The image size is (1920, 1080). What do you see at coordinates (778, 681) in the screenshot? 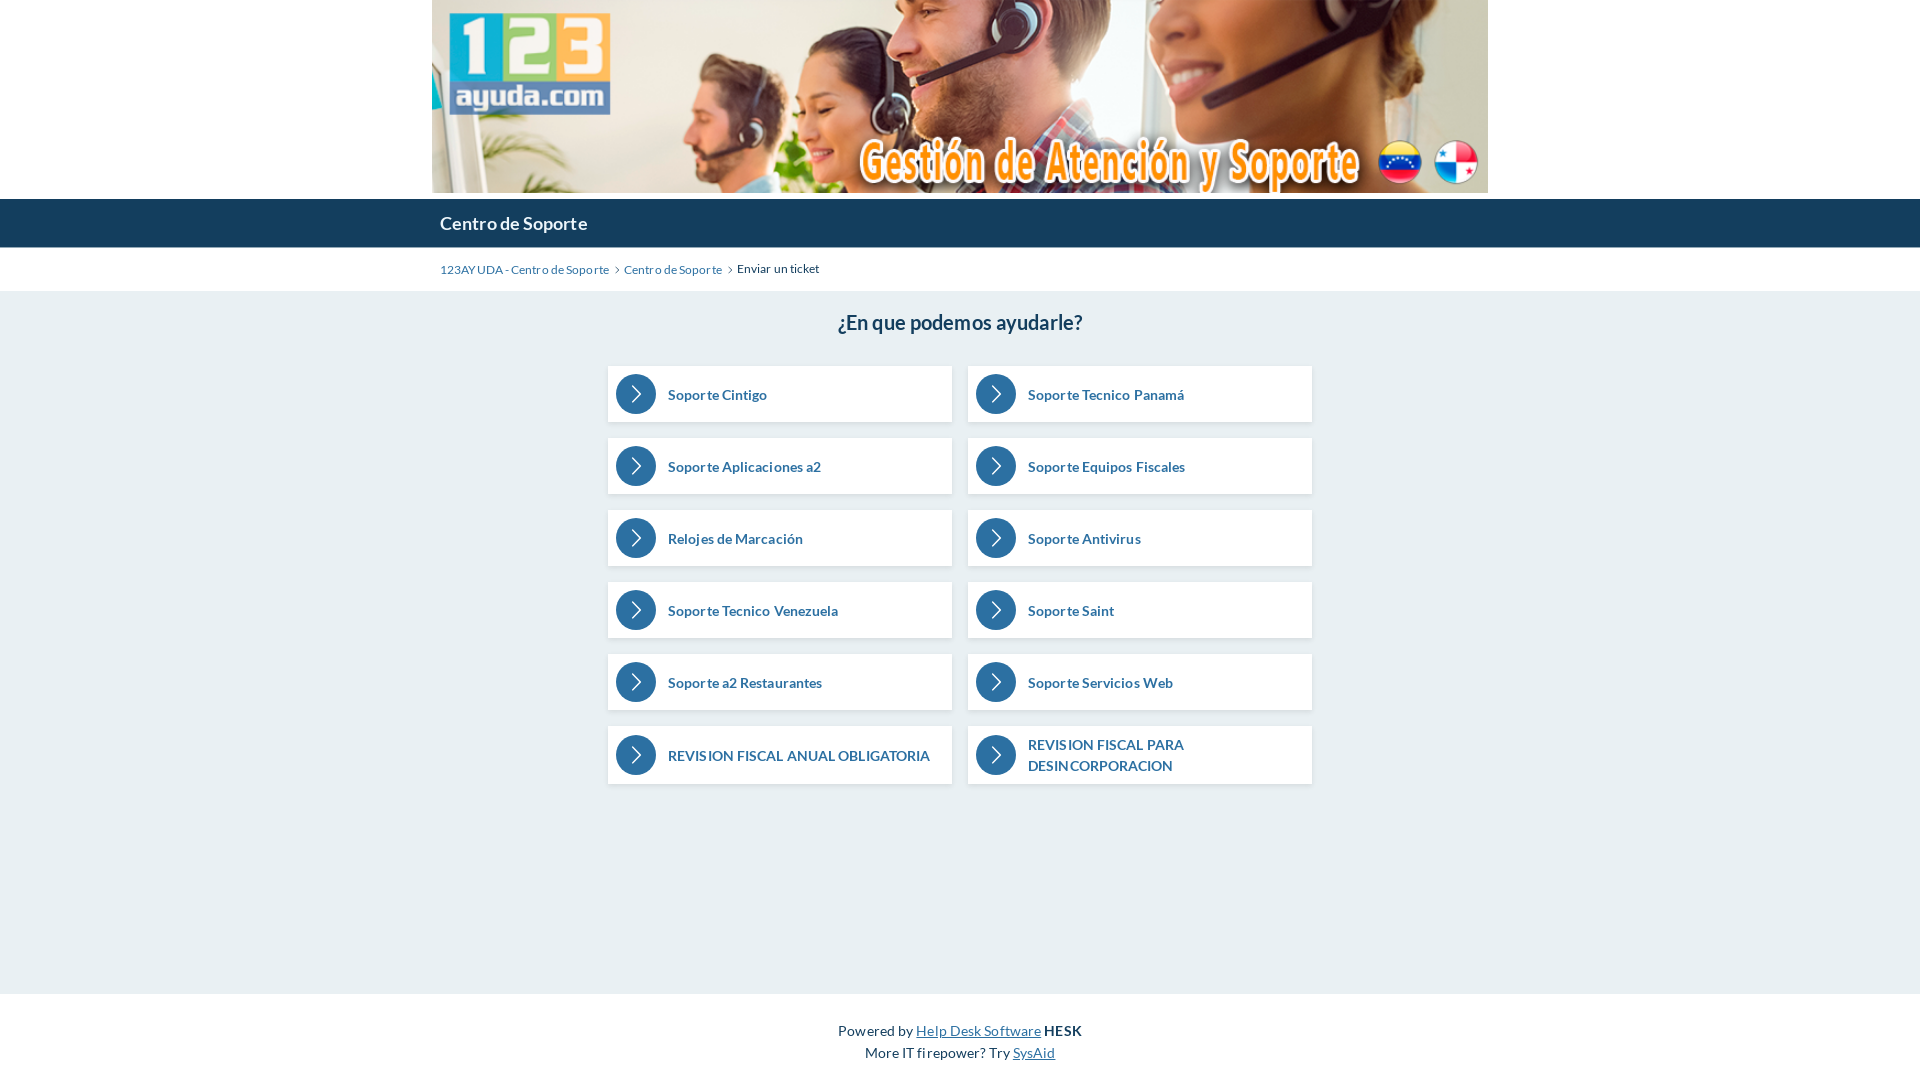
I see `'Soporte a2 Restaurantes'` at bounding box center [778, 681].